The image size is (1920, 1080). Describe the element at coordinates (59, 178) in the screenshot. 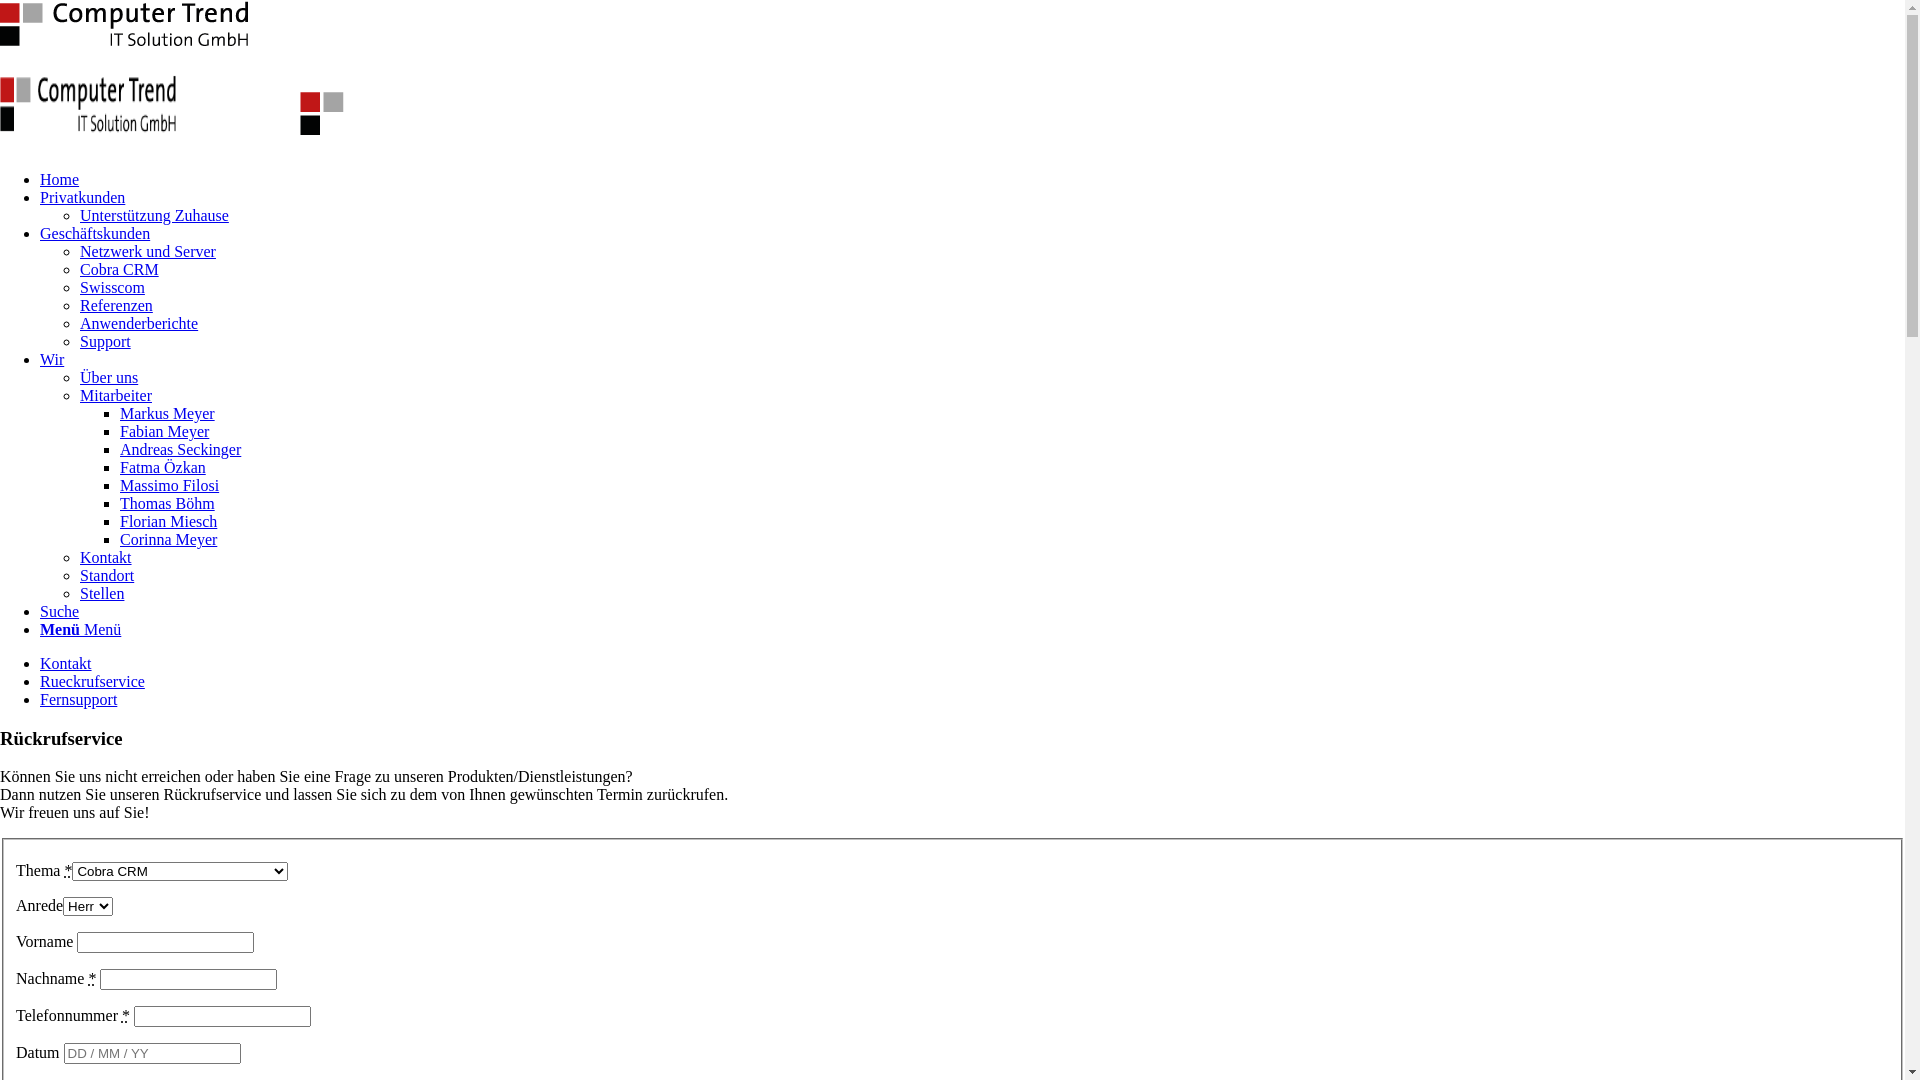

I see `'Home'` at that location.